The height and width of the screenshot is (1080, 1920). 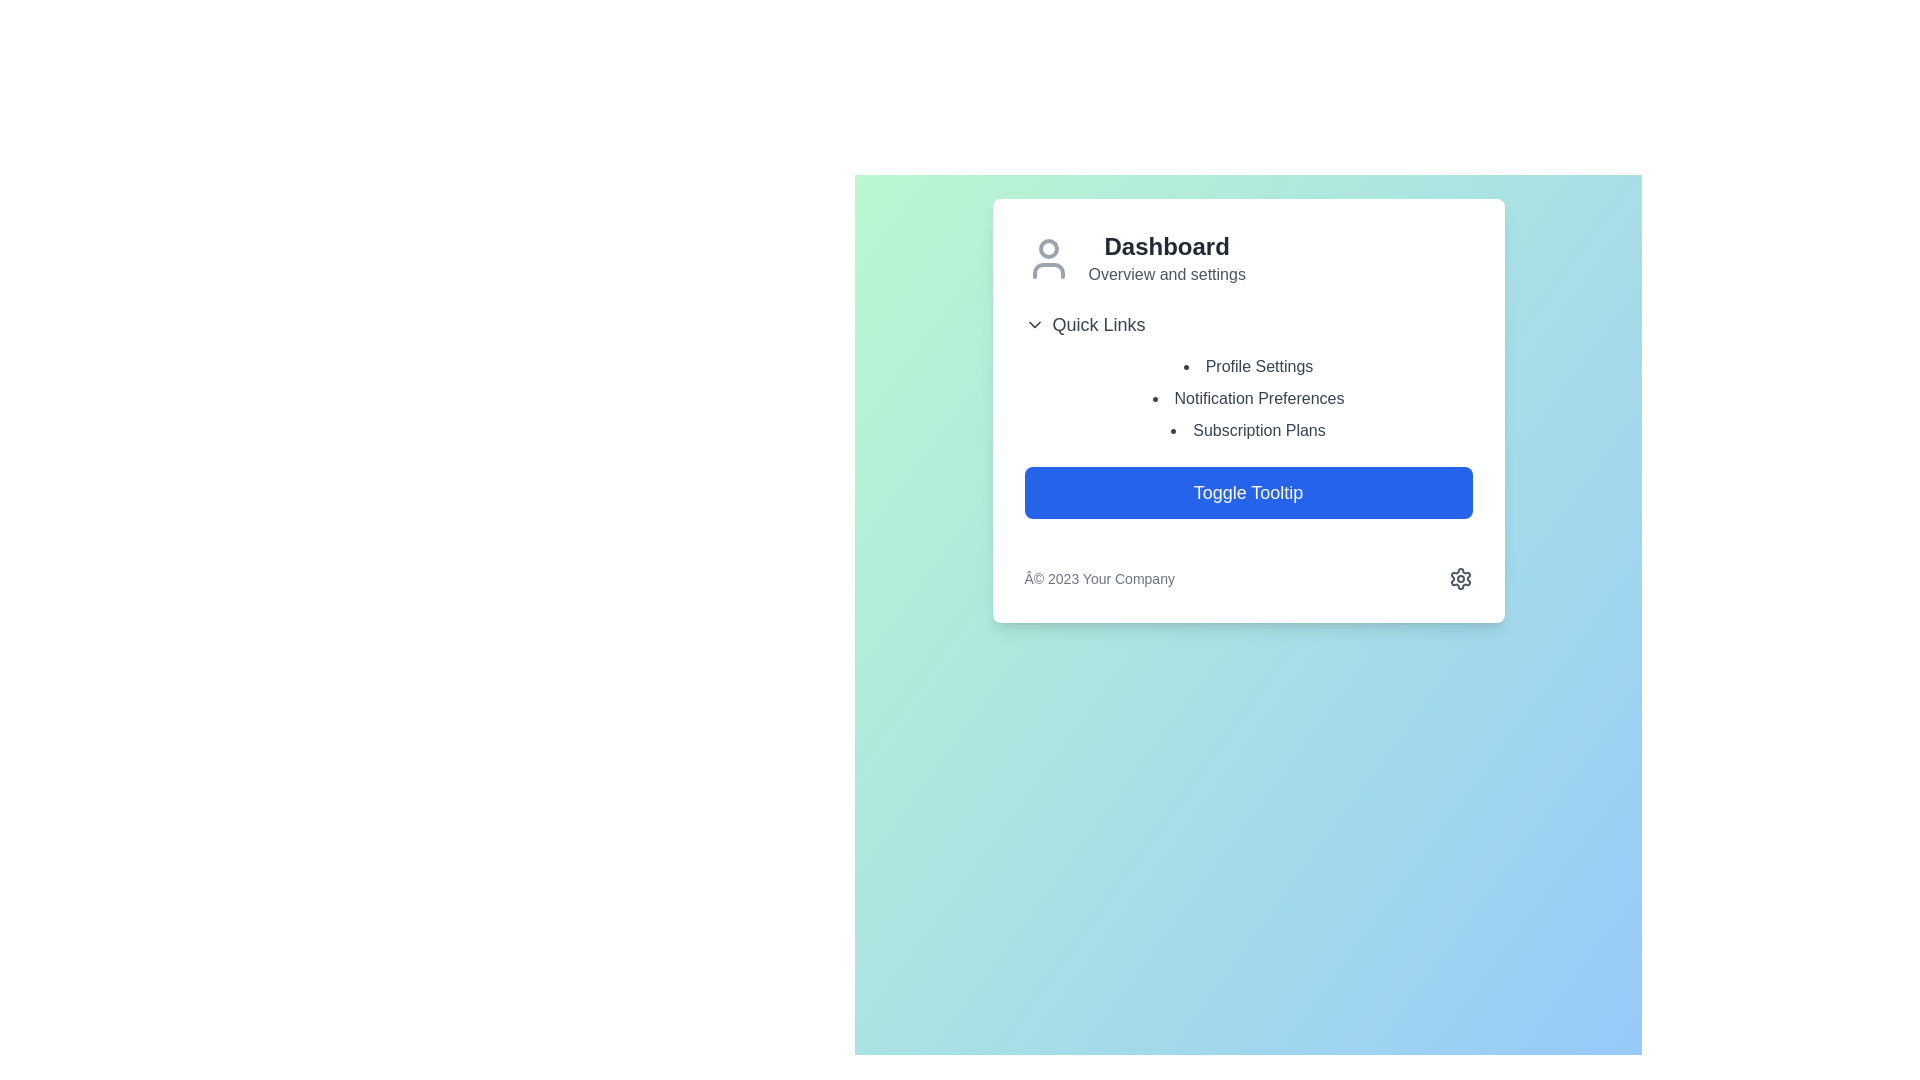 I want to click on the 'Profile Settings' text label located in the navigation menu, which is the first item in the list under 'Quick Links', so click(x=1247, y=366).